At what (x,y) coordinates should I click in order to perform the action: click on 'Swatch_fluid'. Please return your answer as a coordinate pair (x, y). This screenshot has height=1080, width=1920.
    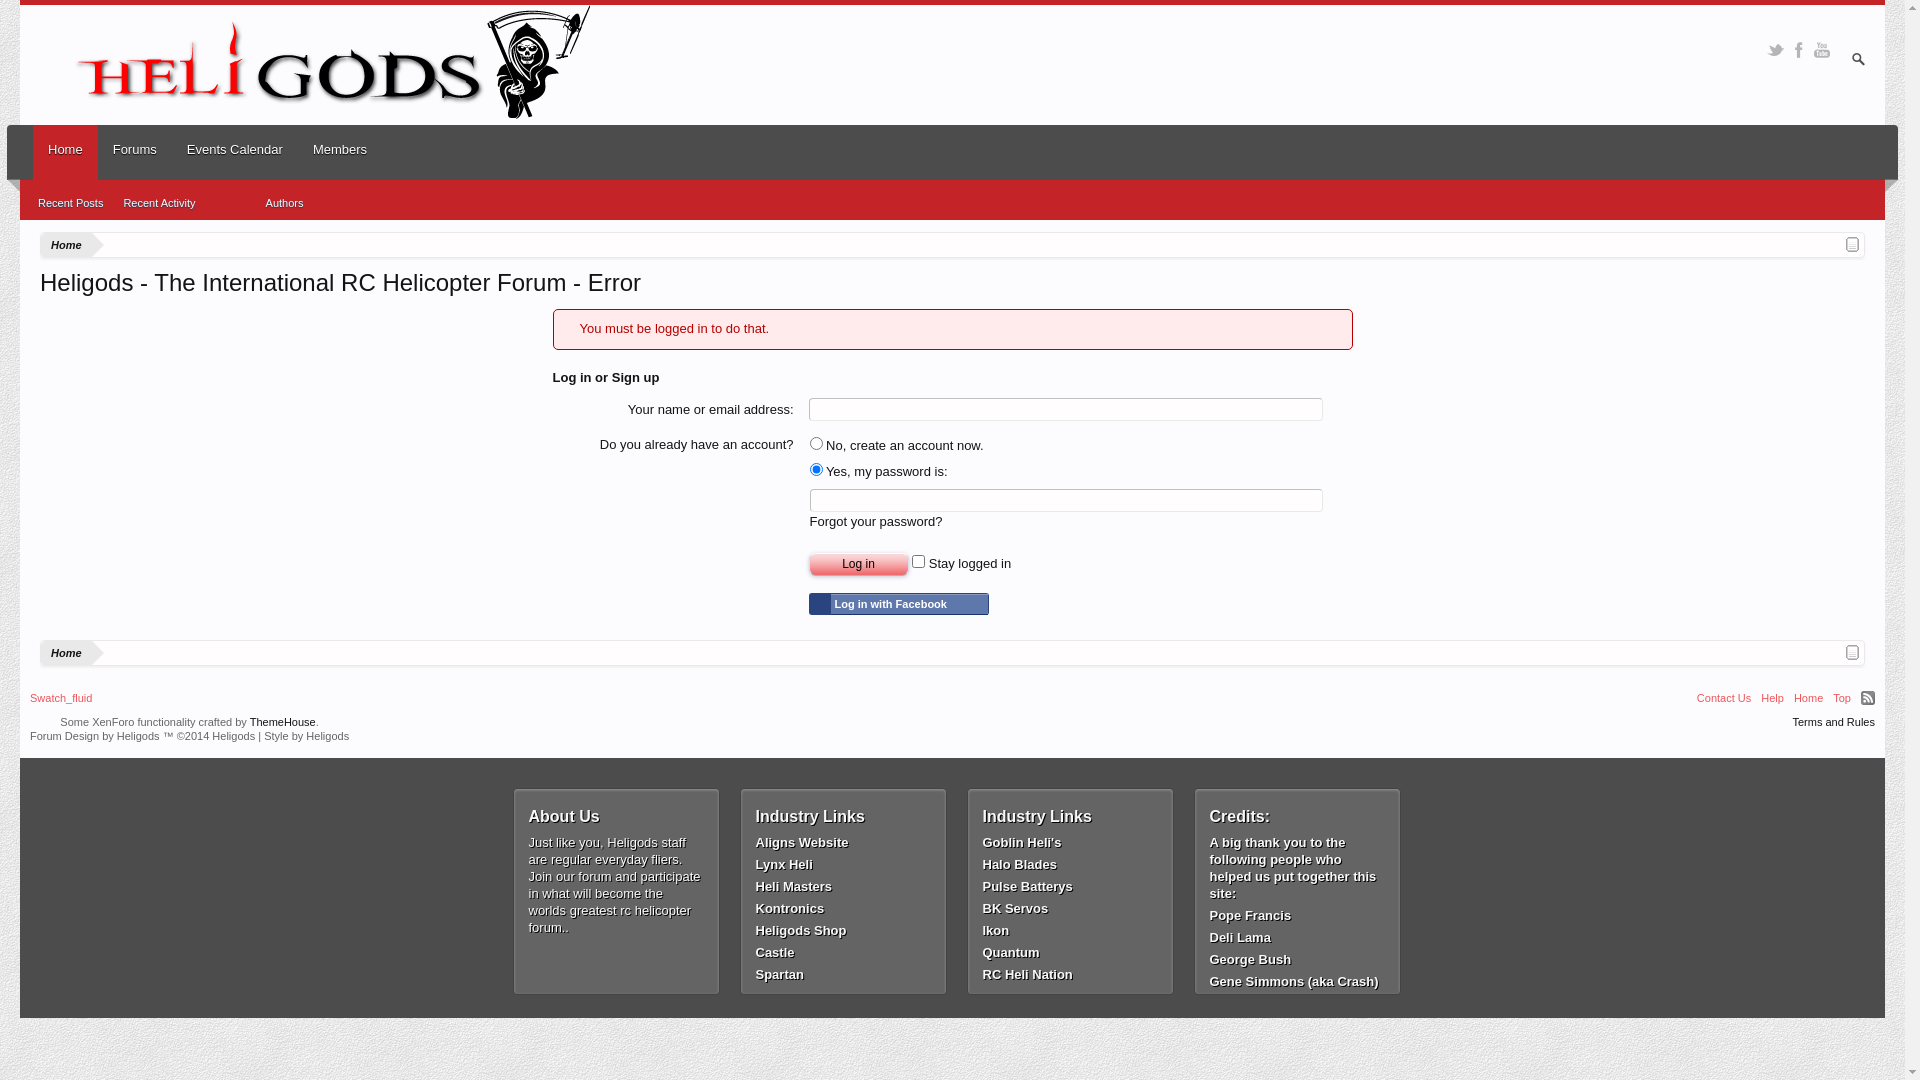
    Looking at the image, I should click on (61, 697).